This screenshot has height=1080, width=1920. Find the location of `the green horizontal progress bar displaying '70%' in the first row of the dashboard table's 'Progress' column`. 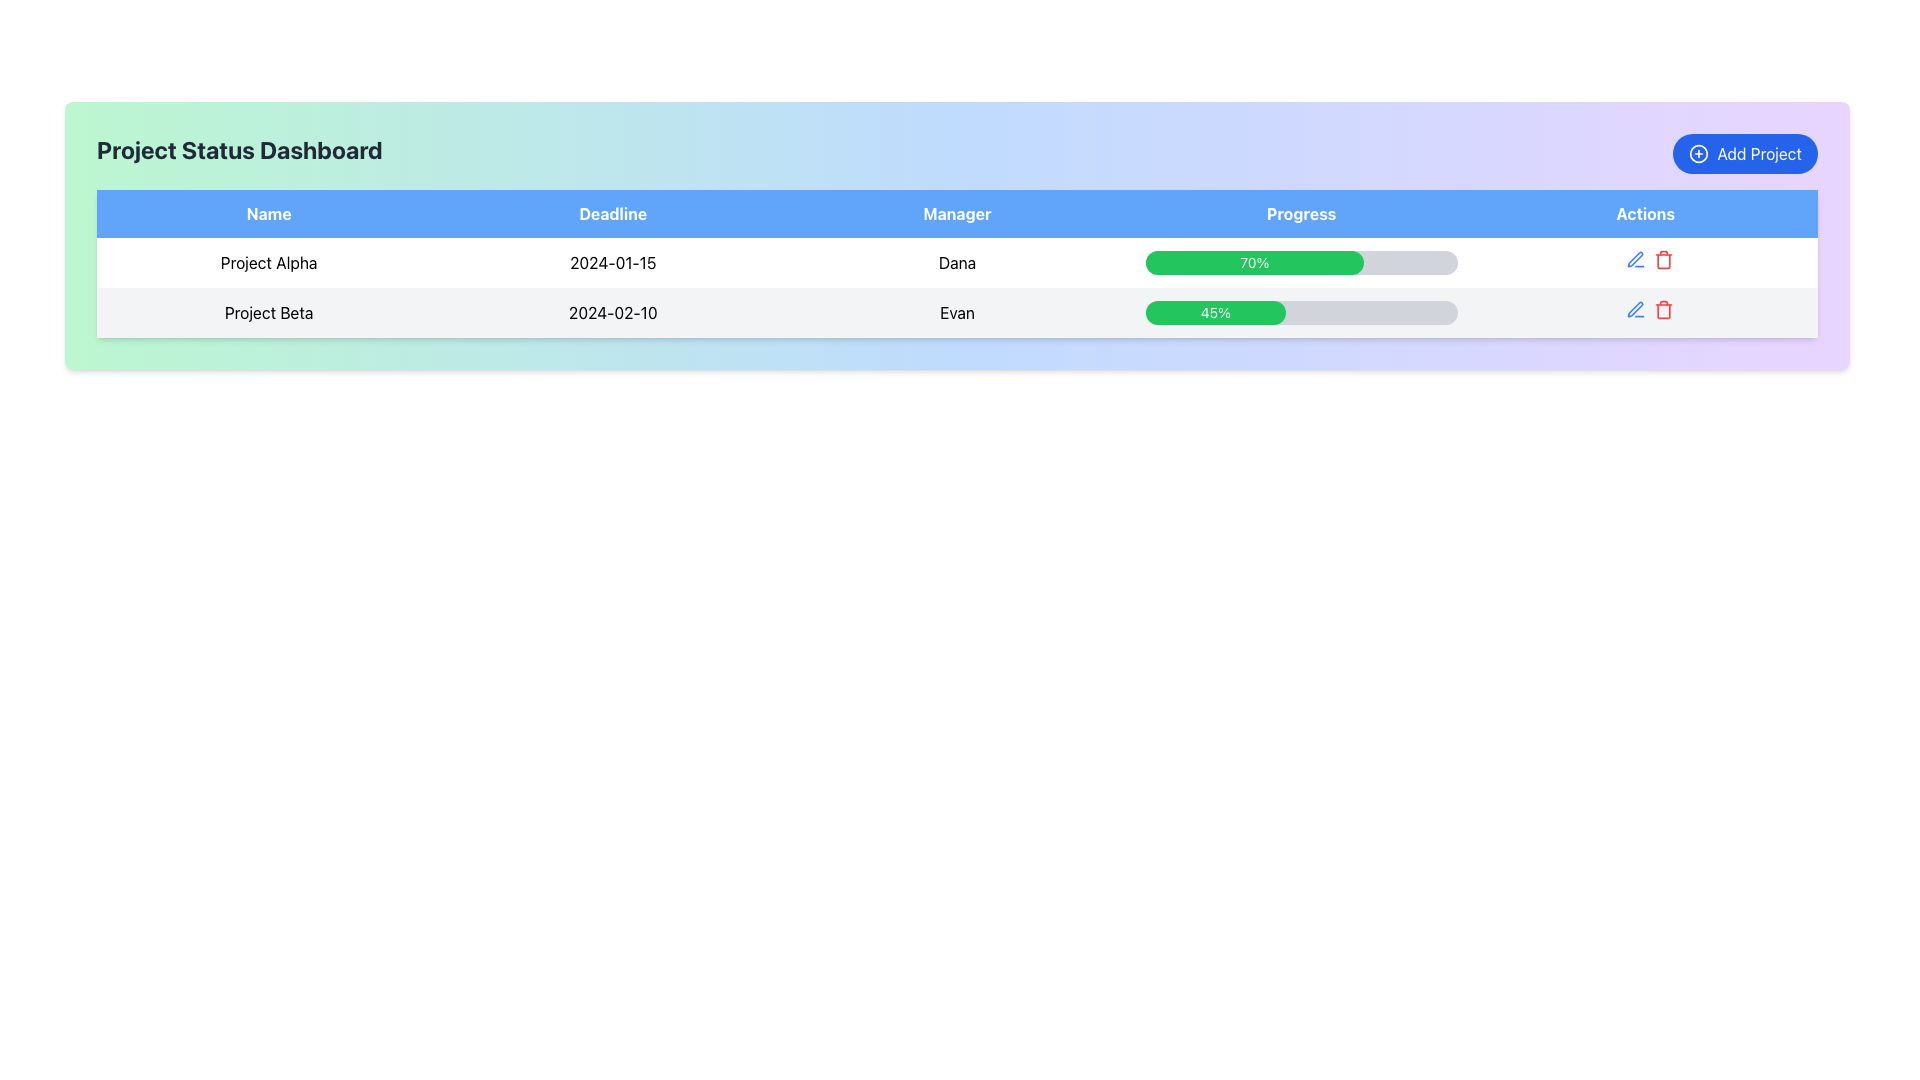

the green horizontal progress bar displaying '70%' in the first row of the dashboard table's 'Progress' column is located at coordinates (1253, 261).